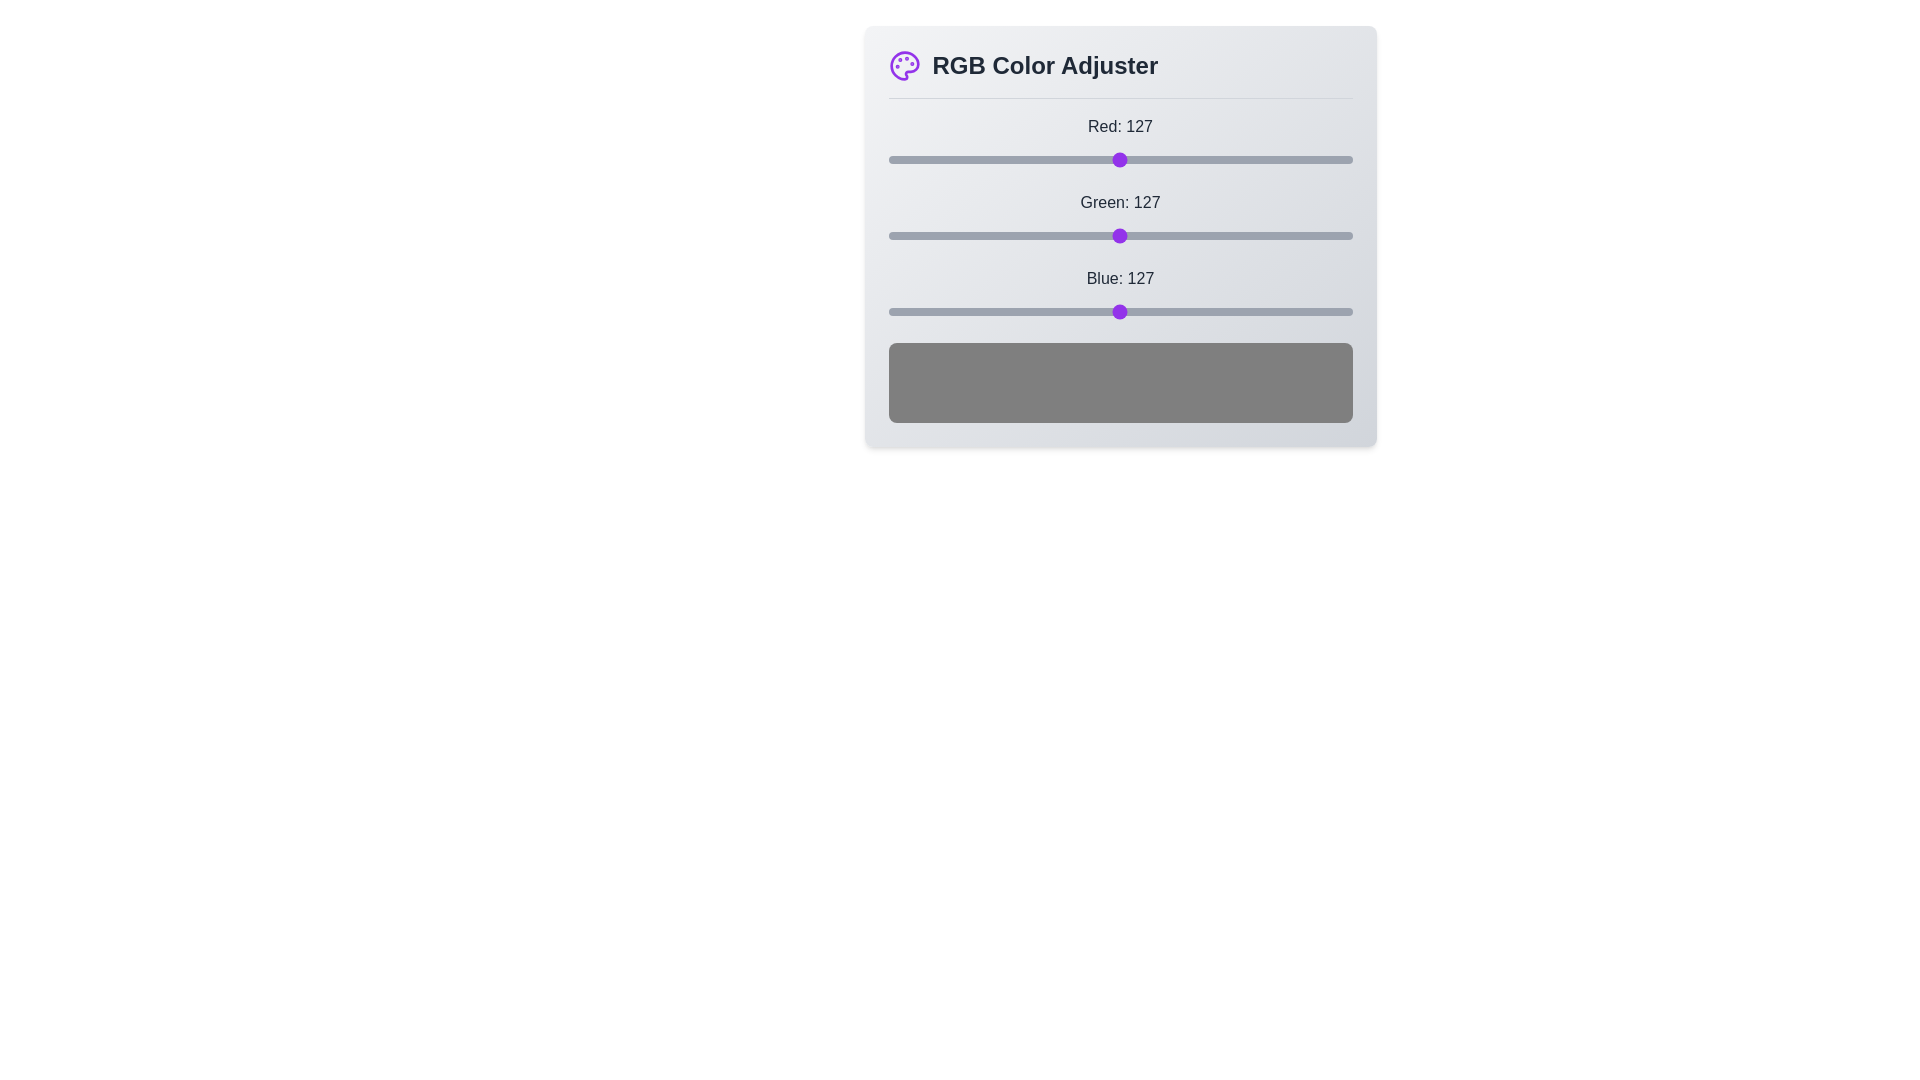 This screenshot has height=1080, width=1920. I want to click on the green slider to set the green value to 138, so click(1139, 234).